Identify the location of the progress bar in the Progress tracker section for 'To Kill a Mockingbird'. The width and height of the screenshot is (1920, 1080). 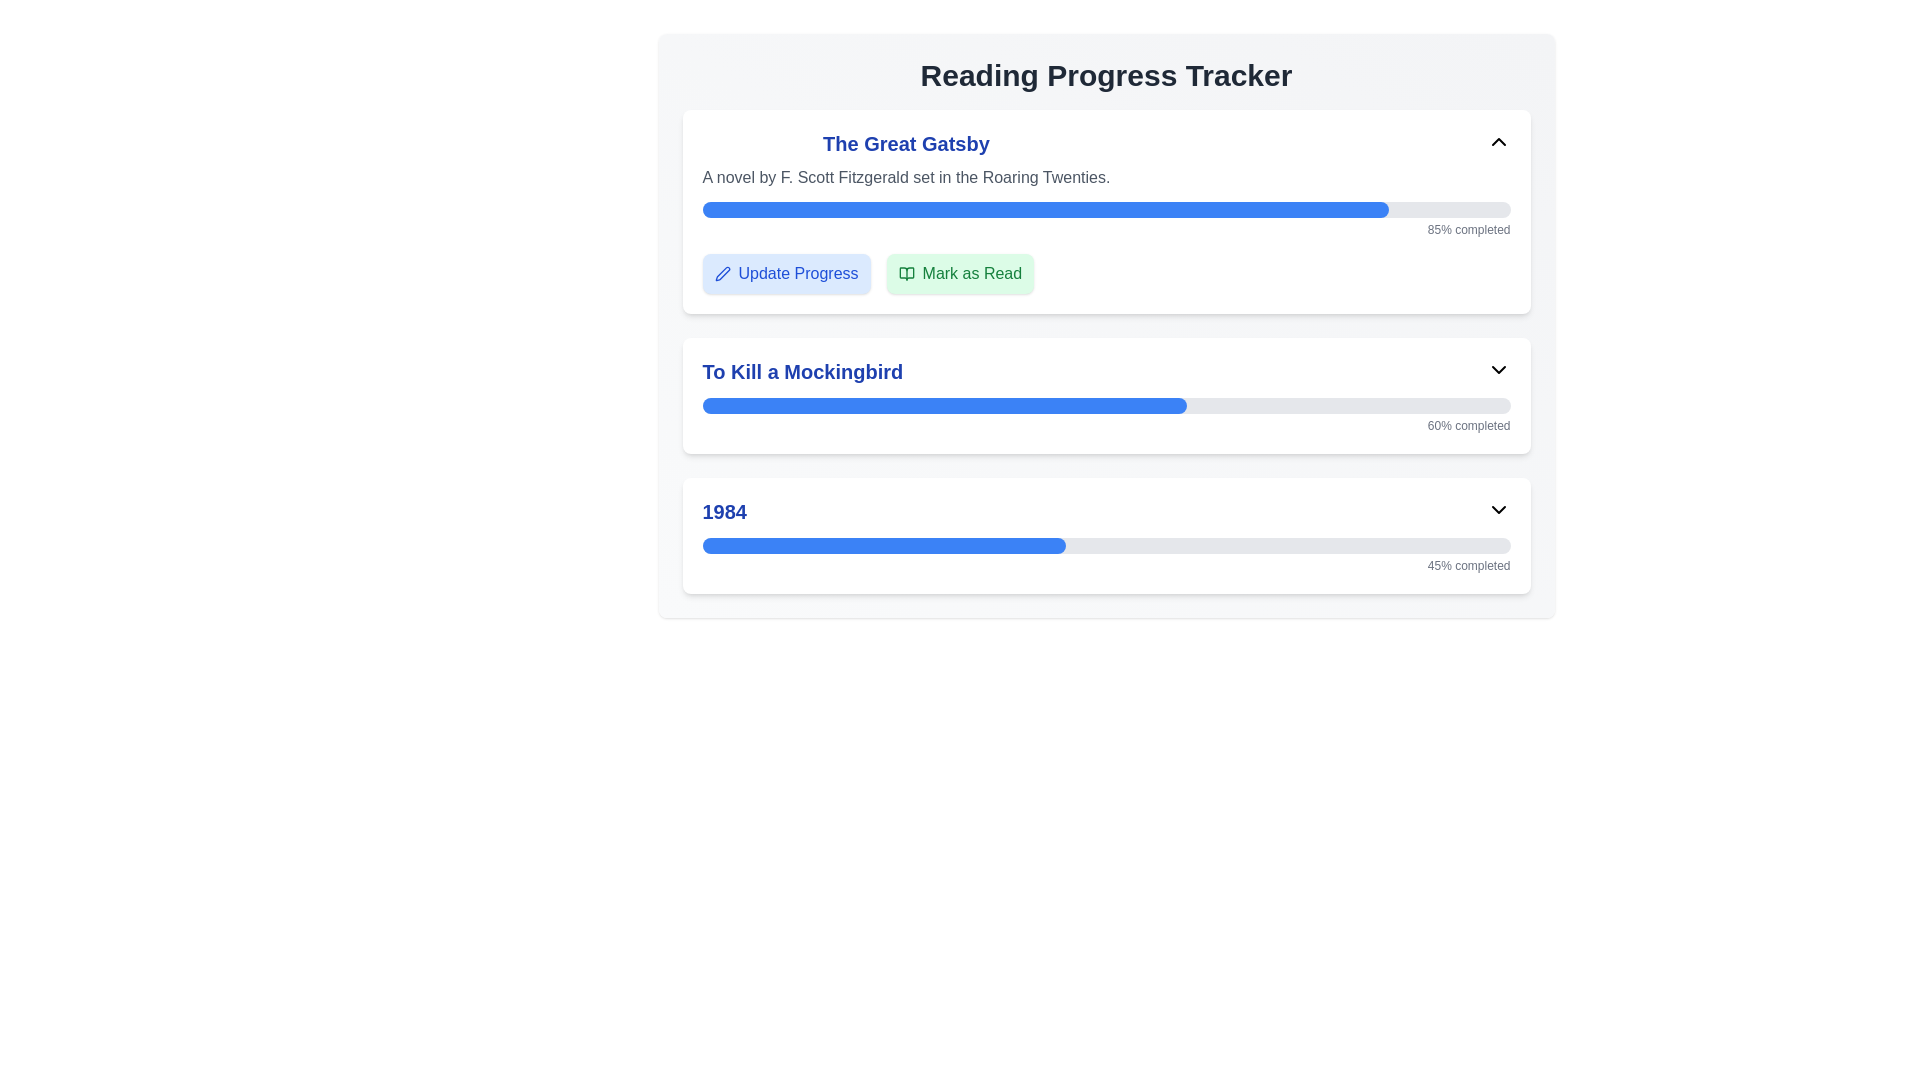
(1105, 350).